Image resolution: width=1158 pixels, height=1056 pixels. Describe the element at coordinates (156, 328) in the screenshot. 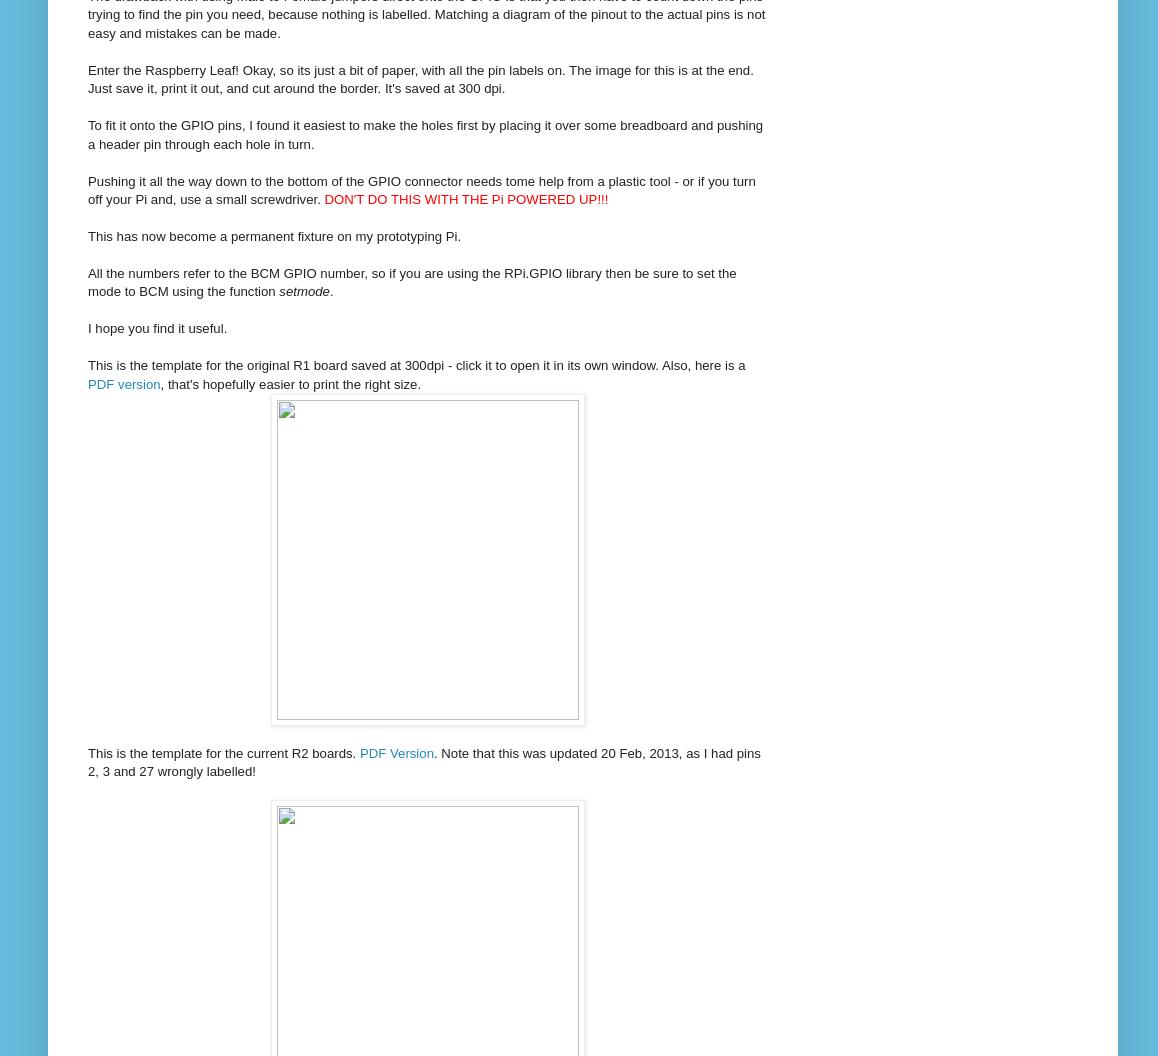

I see `'I hope you find it useful.'` at that location.